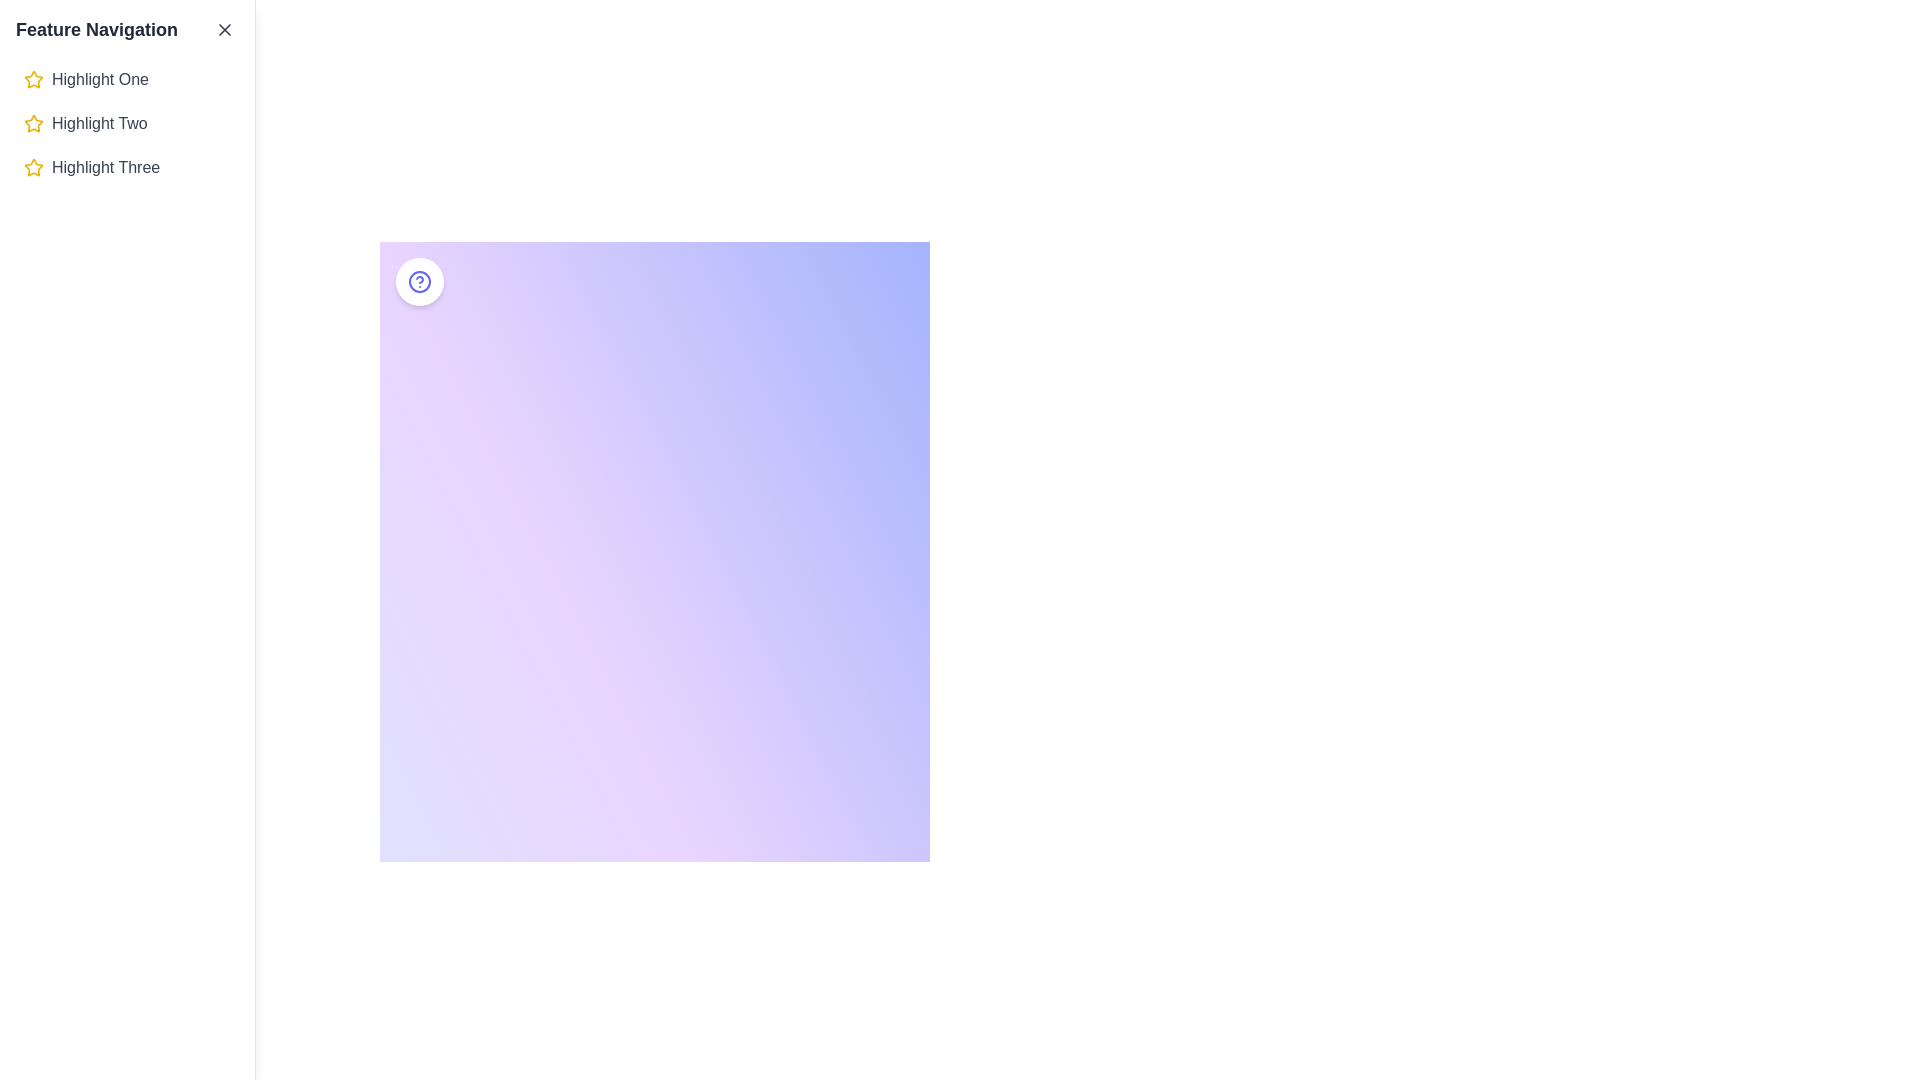 Image resolution: width=1920 pixels, height=1080 pixels. Describe the element at coordinates (126, 123) in the screenshot. I see `the second item in the vertical navigation list labeled 'Highlight Two'` at that location.